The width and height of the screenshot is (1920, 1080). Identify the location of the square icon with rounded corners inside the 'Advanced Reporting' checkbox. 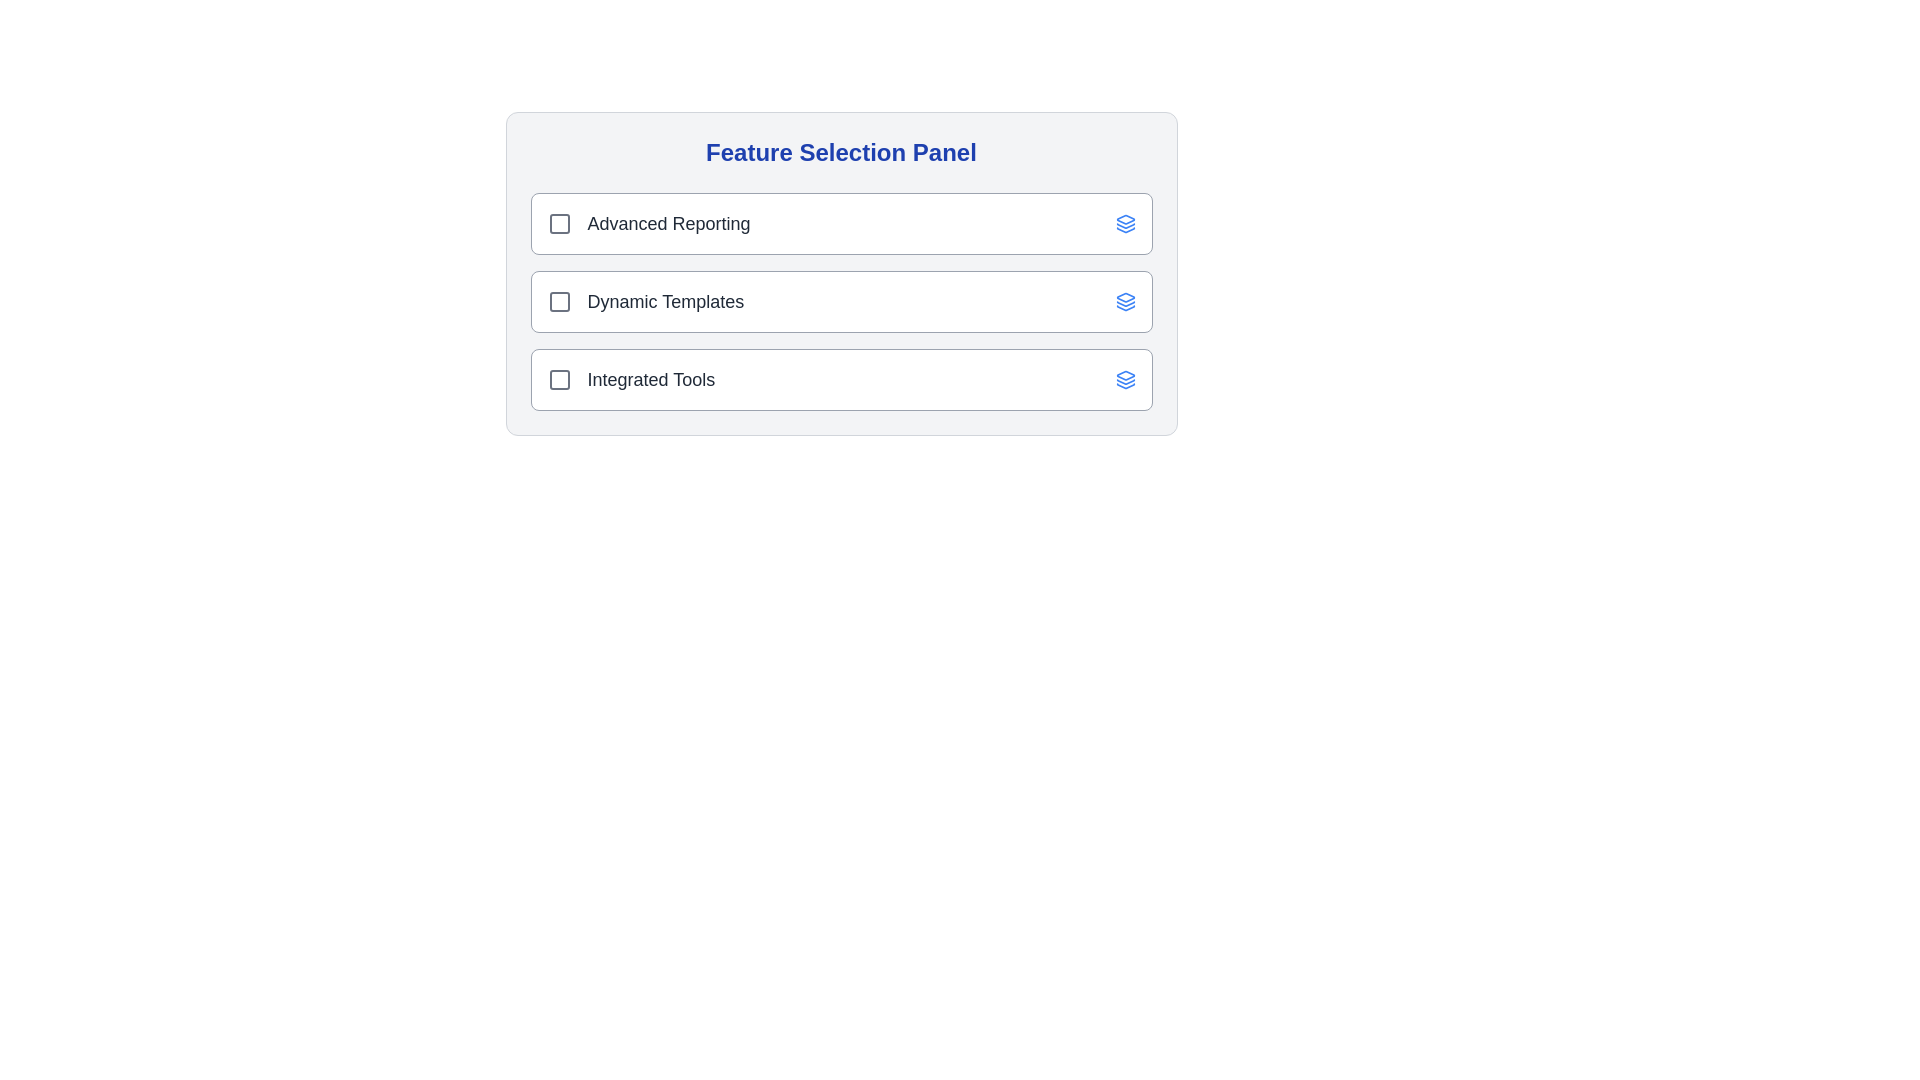
(559, 223).